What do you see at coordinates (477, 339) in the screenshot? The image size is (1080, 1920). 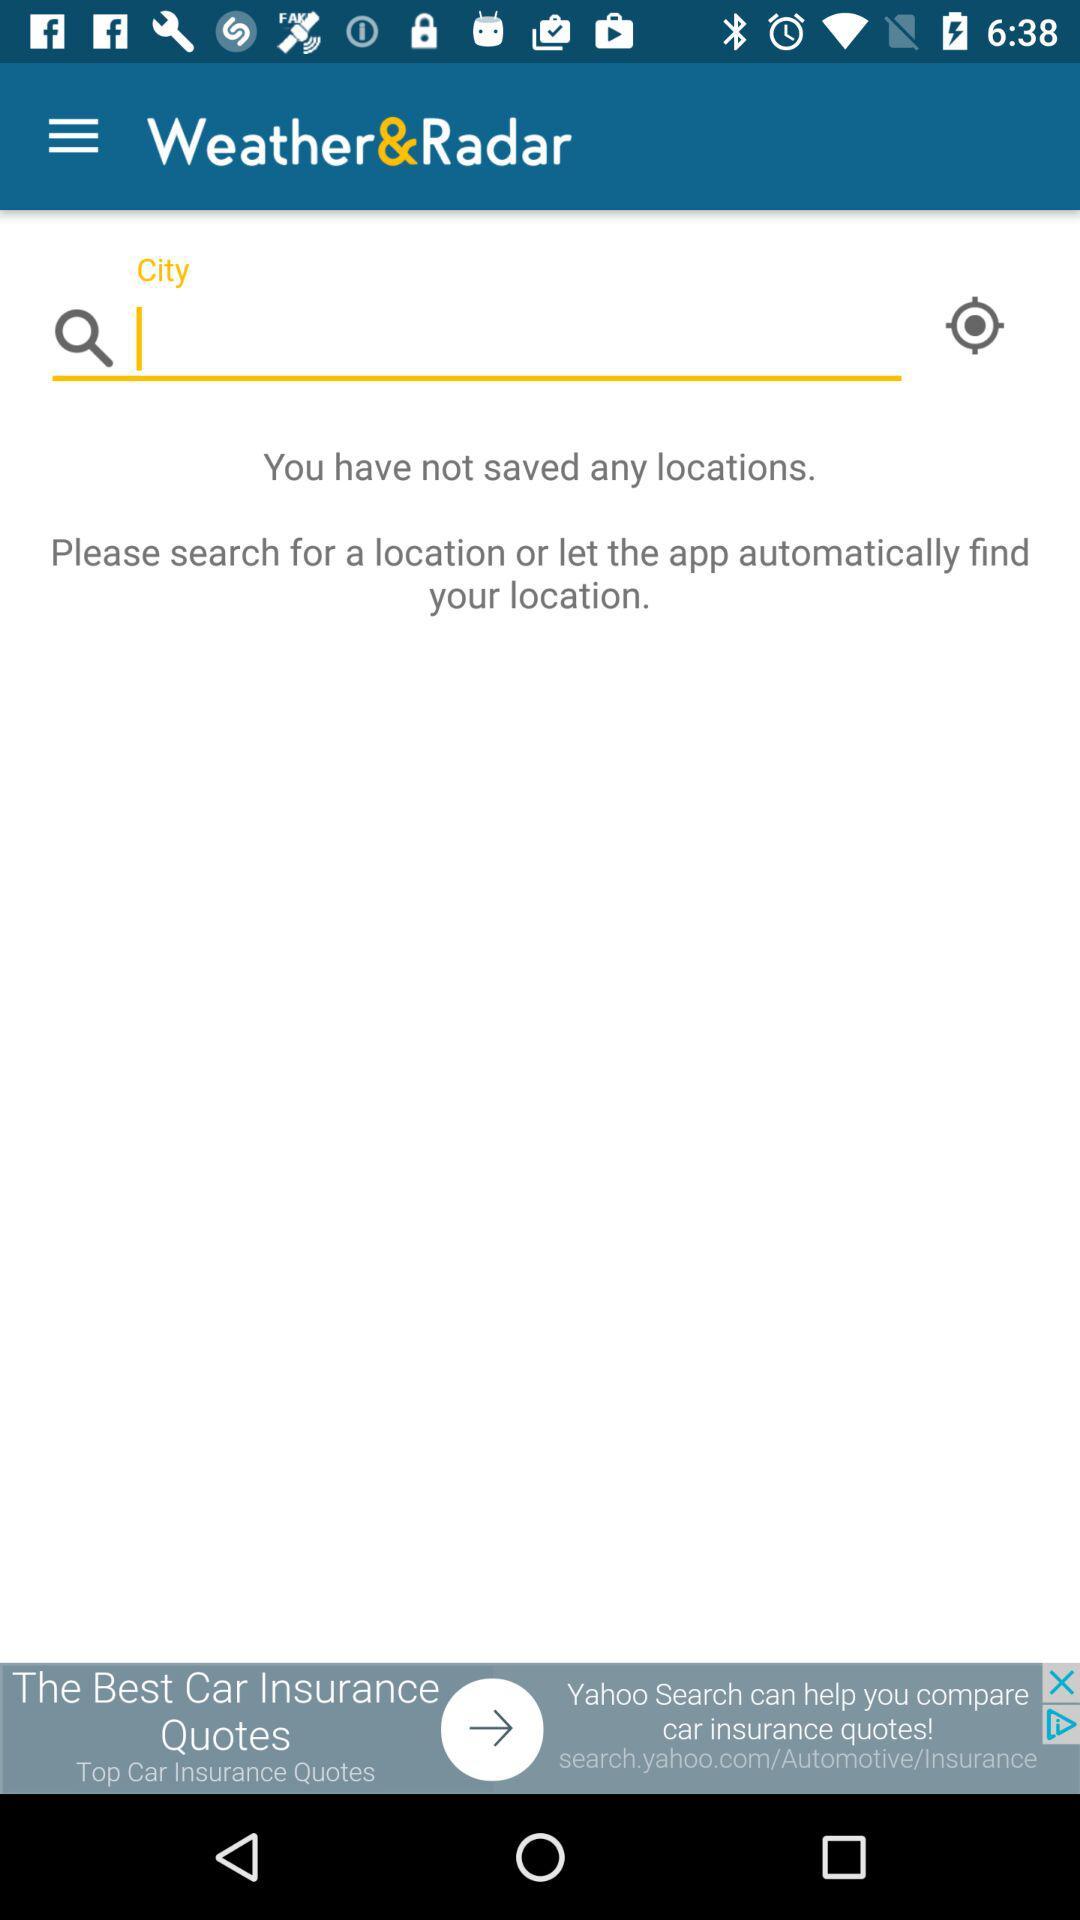 I see `city` at bounding box center [477, 339].